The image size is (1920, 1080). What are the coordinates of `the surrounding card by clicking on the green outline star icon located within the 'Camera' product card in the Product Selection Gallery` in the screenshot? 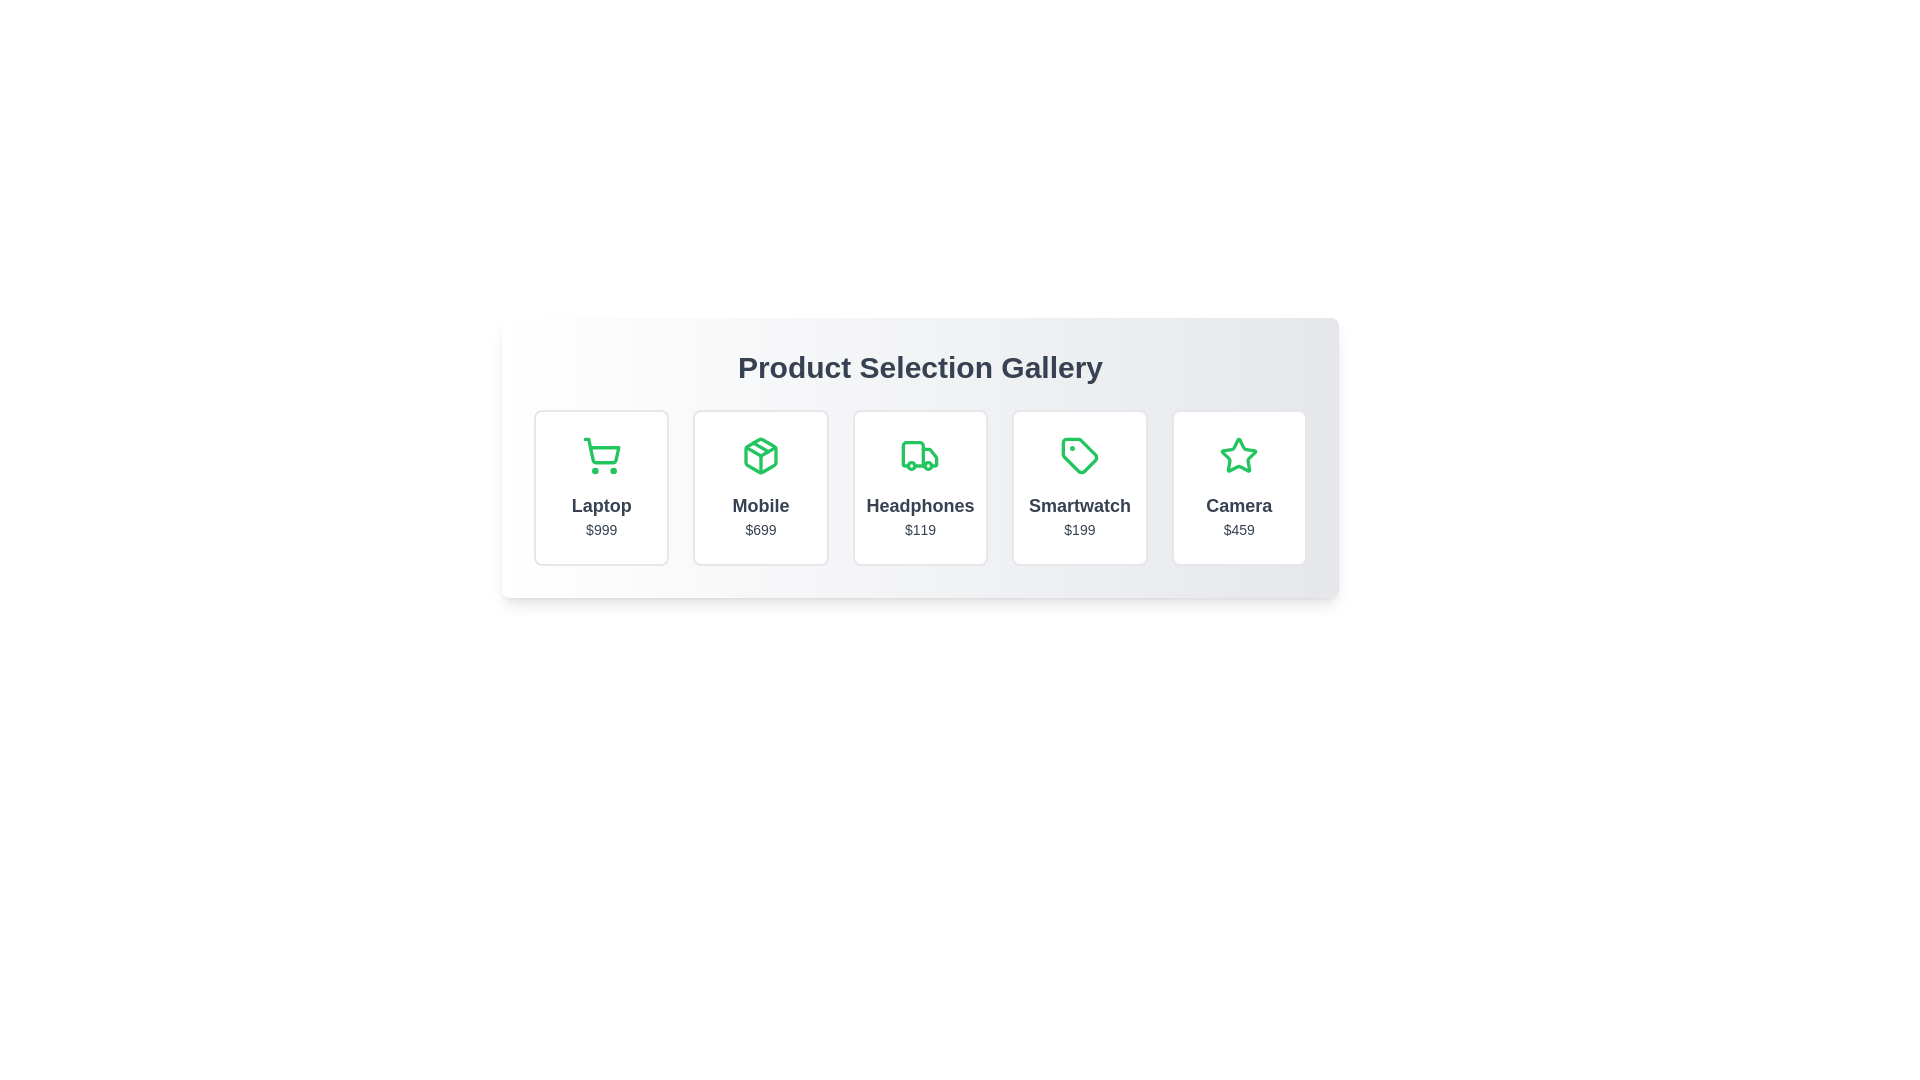 It's located at (1238, 455).